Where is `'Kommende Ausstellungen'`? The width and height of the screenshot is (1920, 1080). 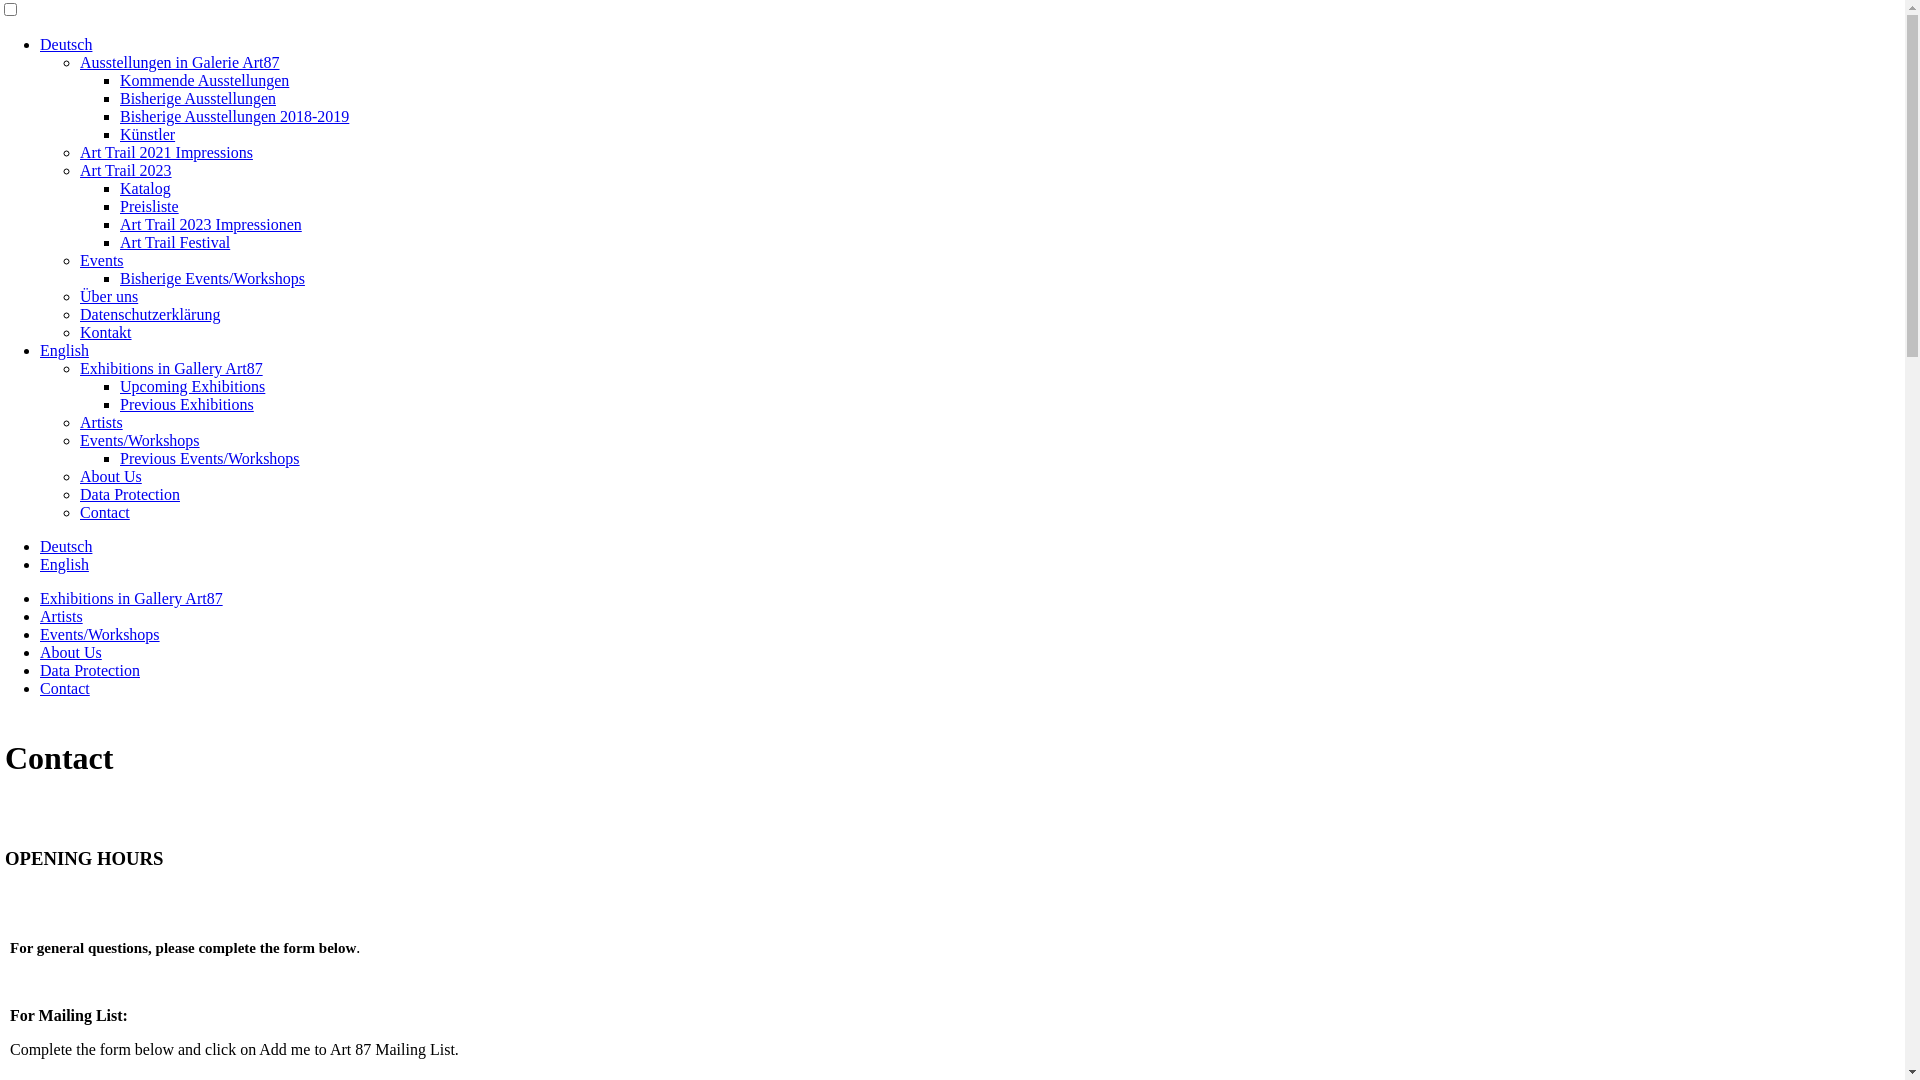
'Kommende Ausstellungen' is located at coordinates (204, 79).